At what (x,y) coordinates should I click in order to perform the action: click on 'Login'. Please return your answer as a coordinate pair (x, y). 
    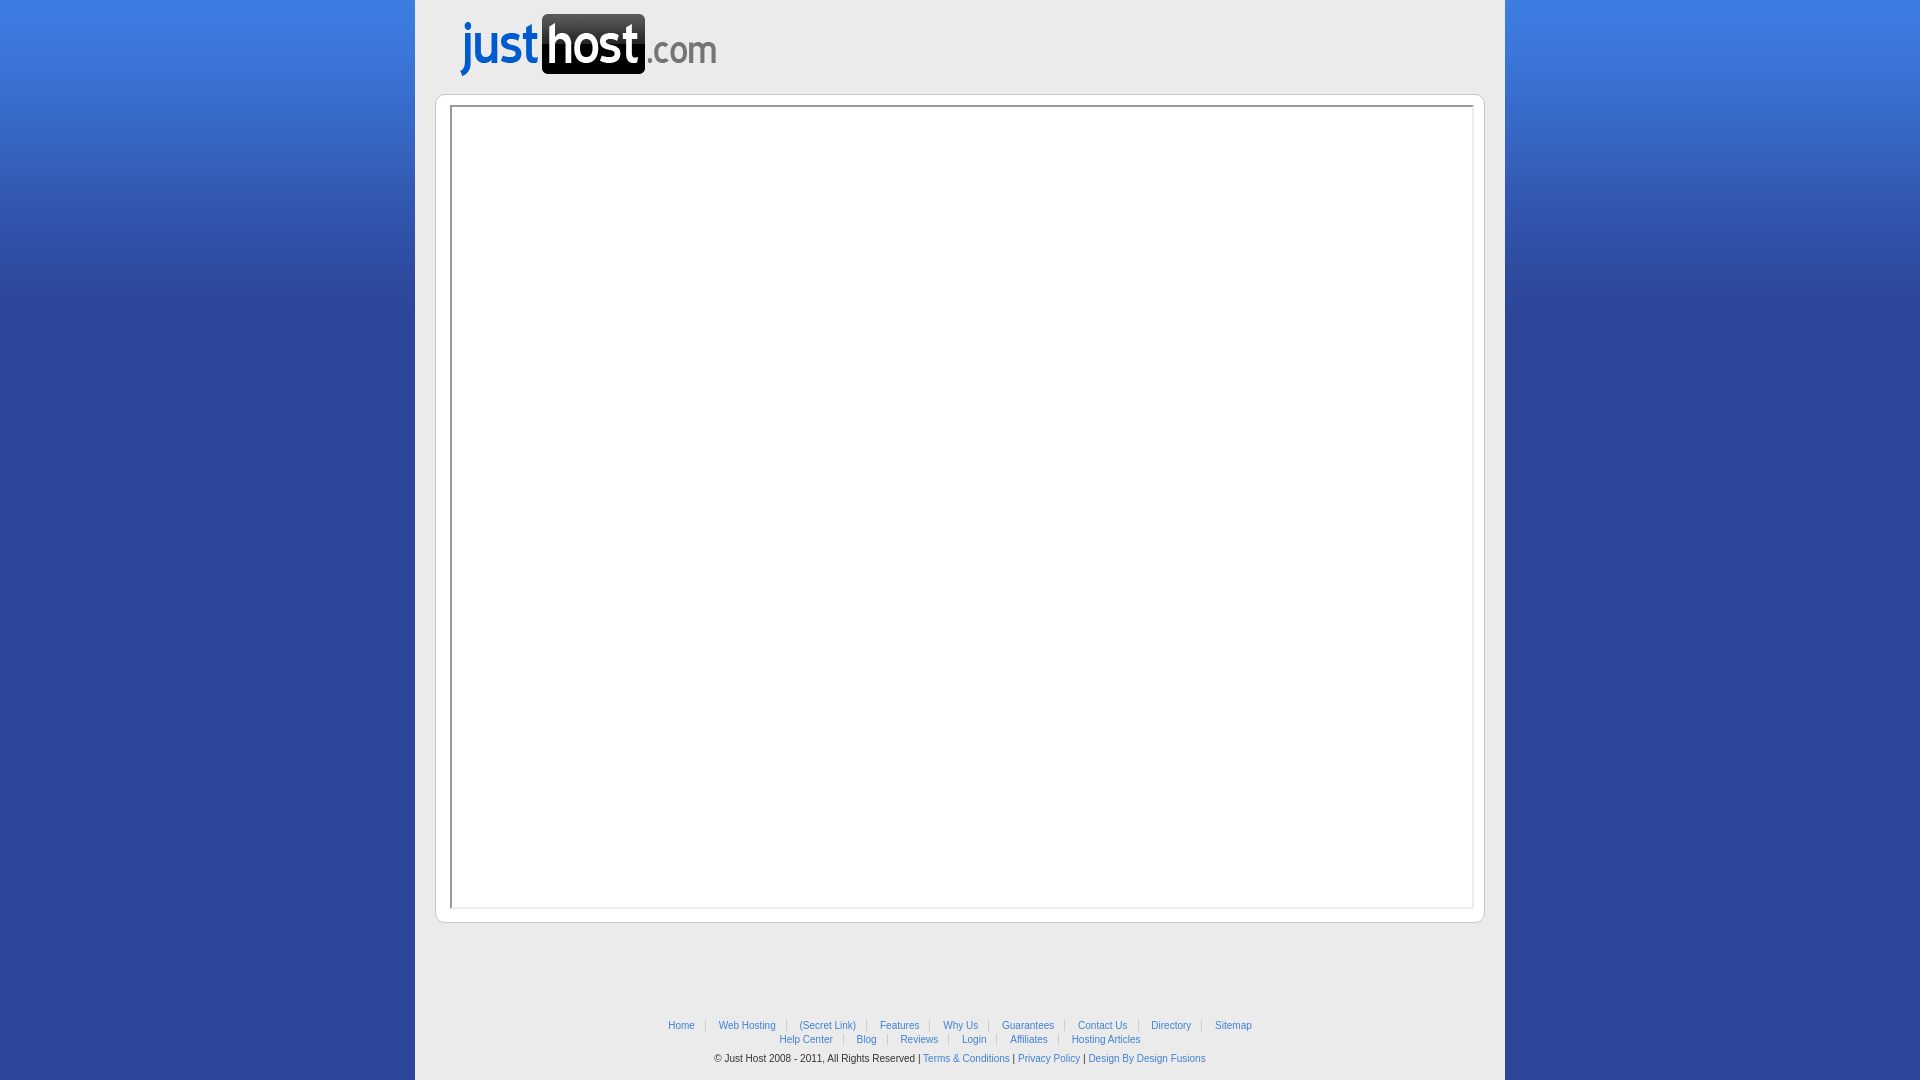
    Looking at the image, I should click on (974, 1038).